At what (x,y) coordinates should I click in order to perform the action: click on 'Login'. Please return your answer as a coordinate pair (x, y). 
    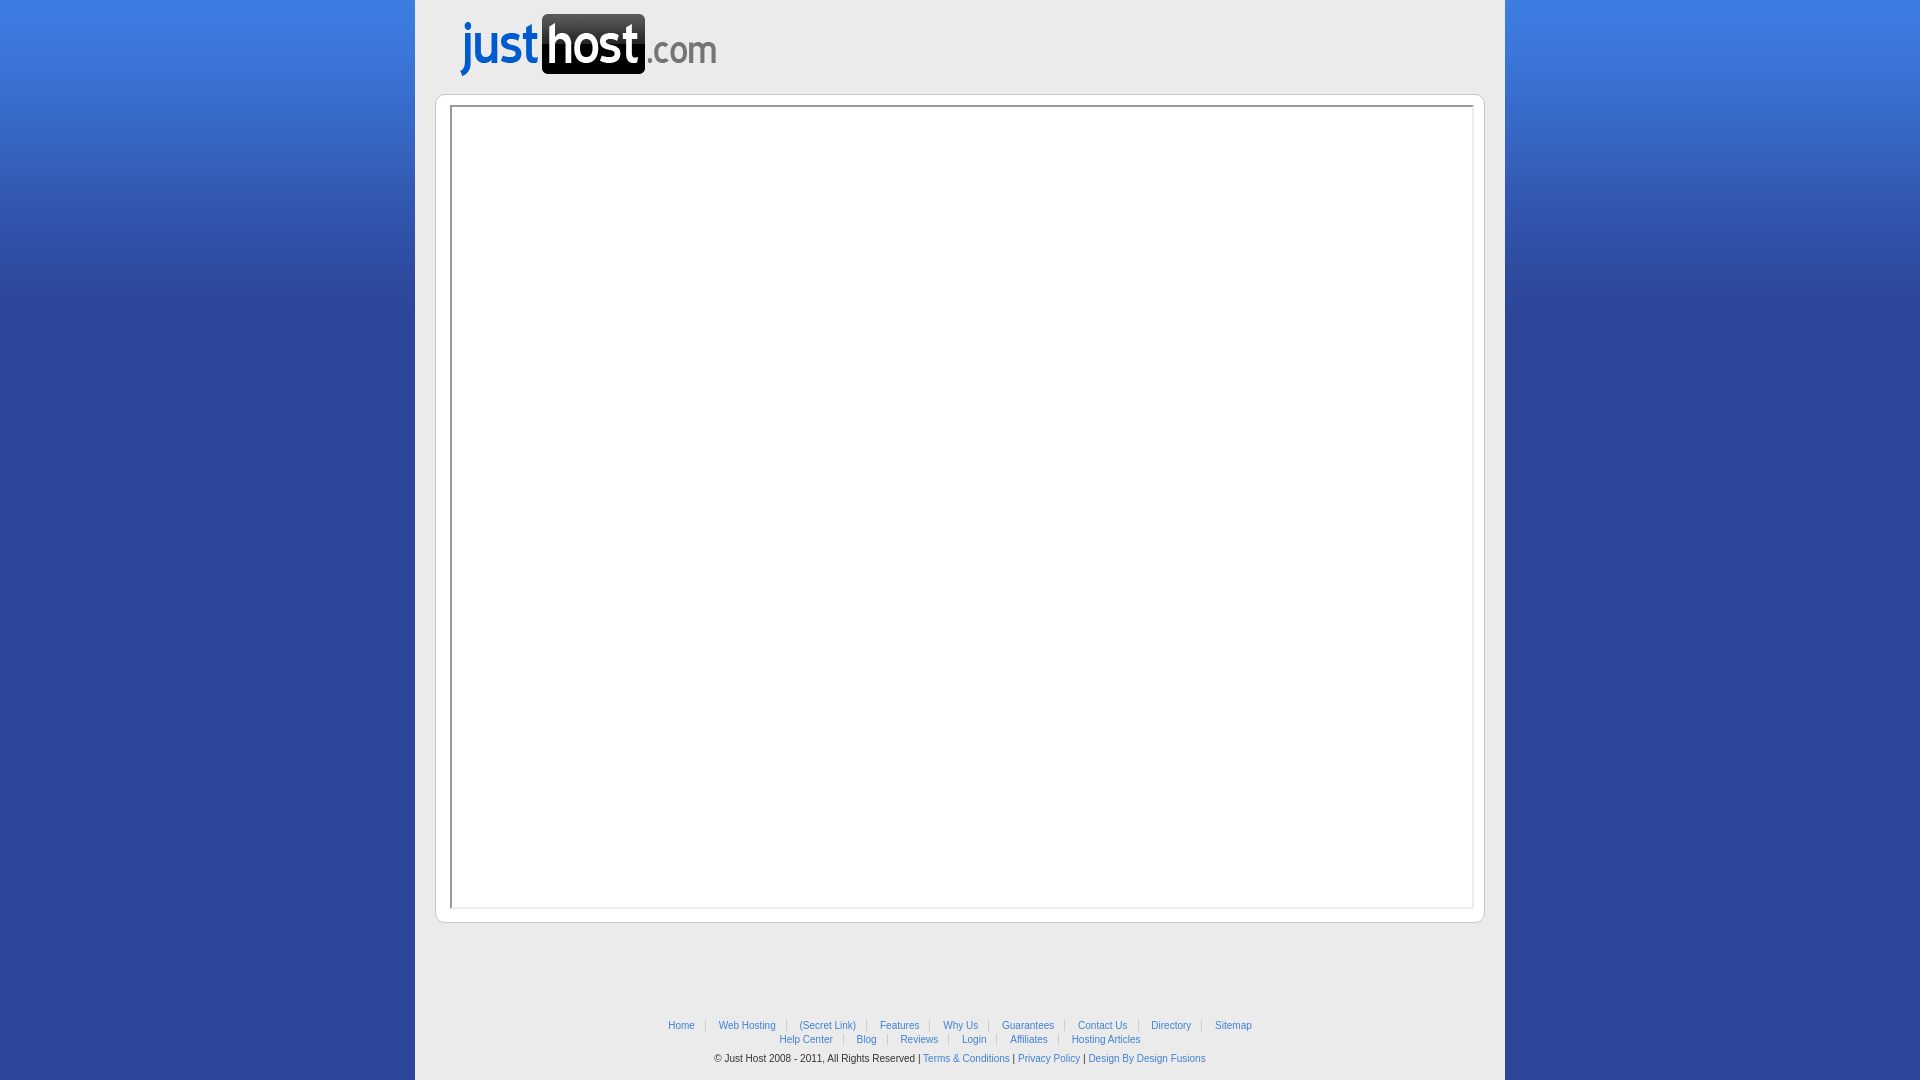
    Looking at the image, I should click on (974, 1038).